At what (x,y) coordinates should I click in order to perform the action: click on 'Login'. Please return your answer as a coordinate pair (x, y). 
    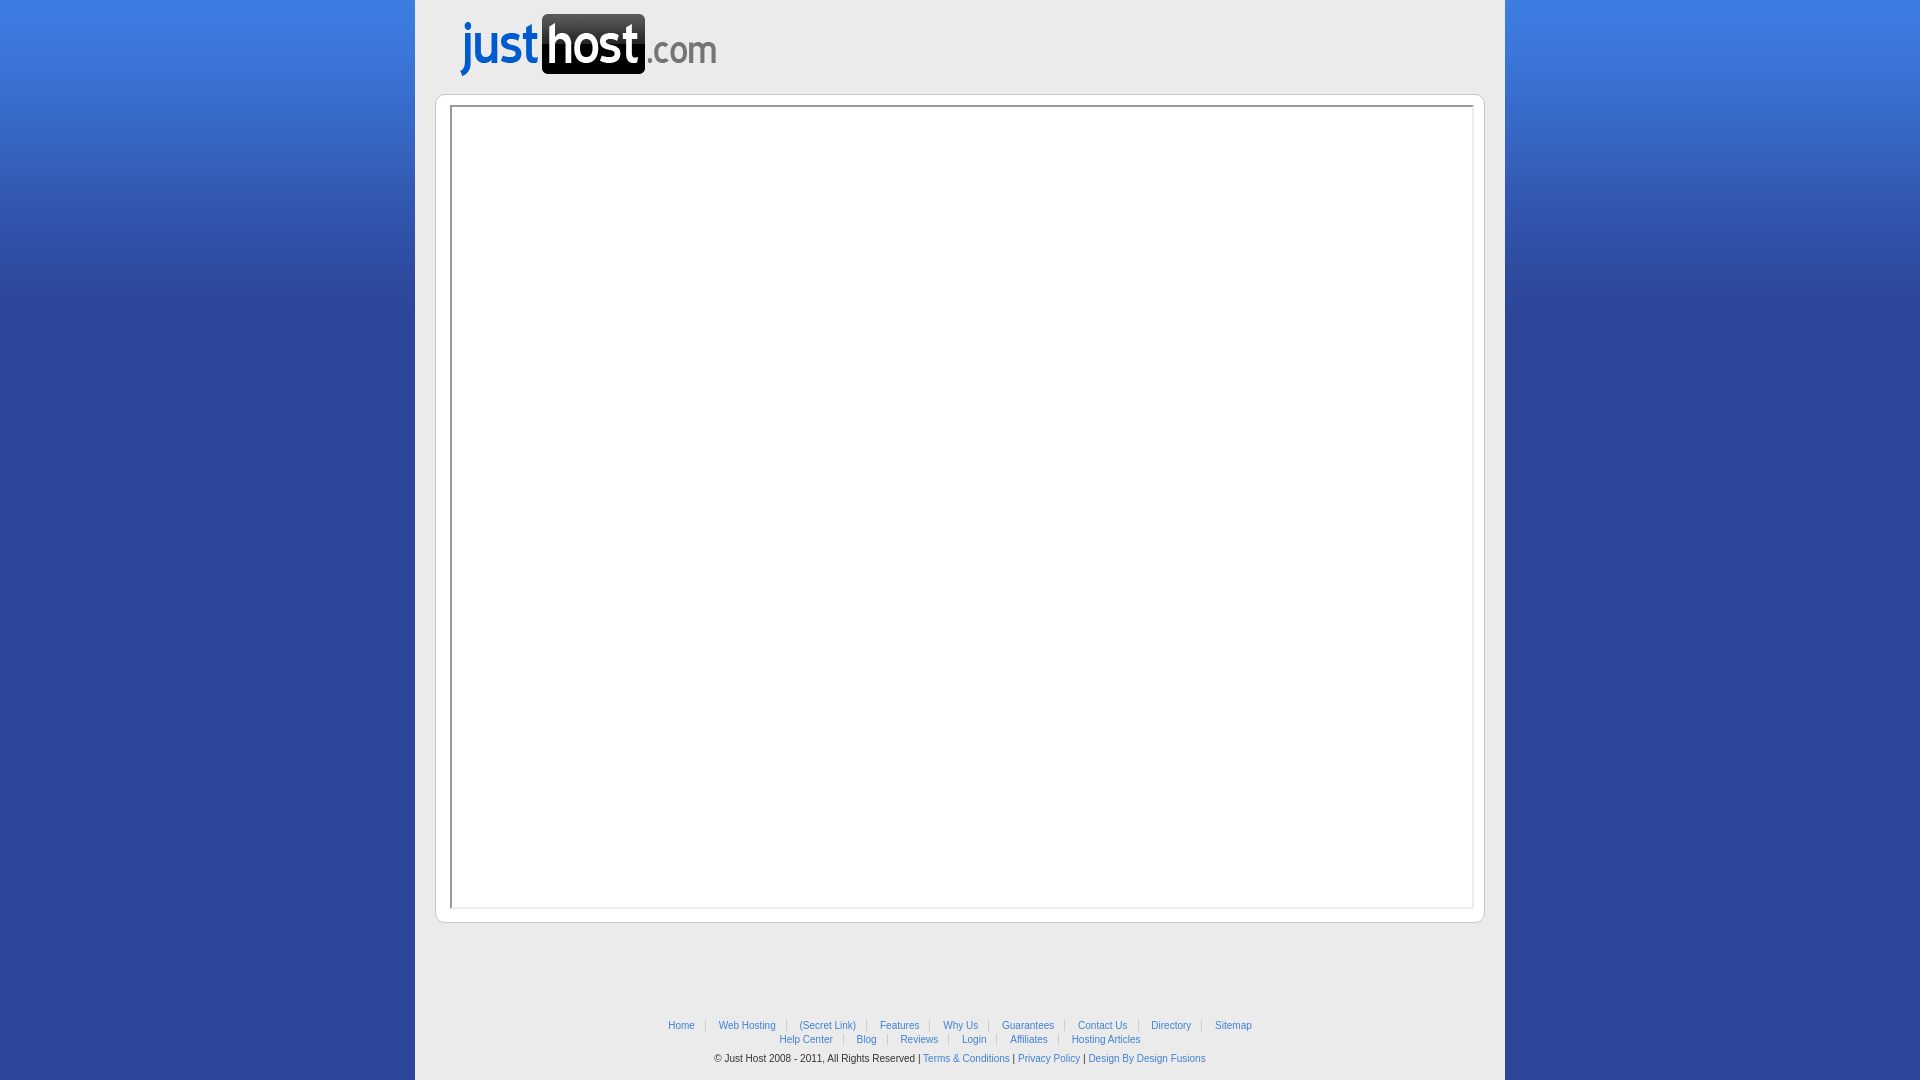
    Looking at the image, I should click on (974, 1038).